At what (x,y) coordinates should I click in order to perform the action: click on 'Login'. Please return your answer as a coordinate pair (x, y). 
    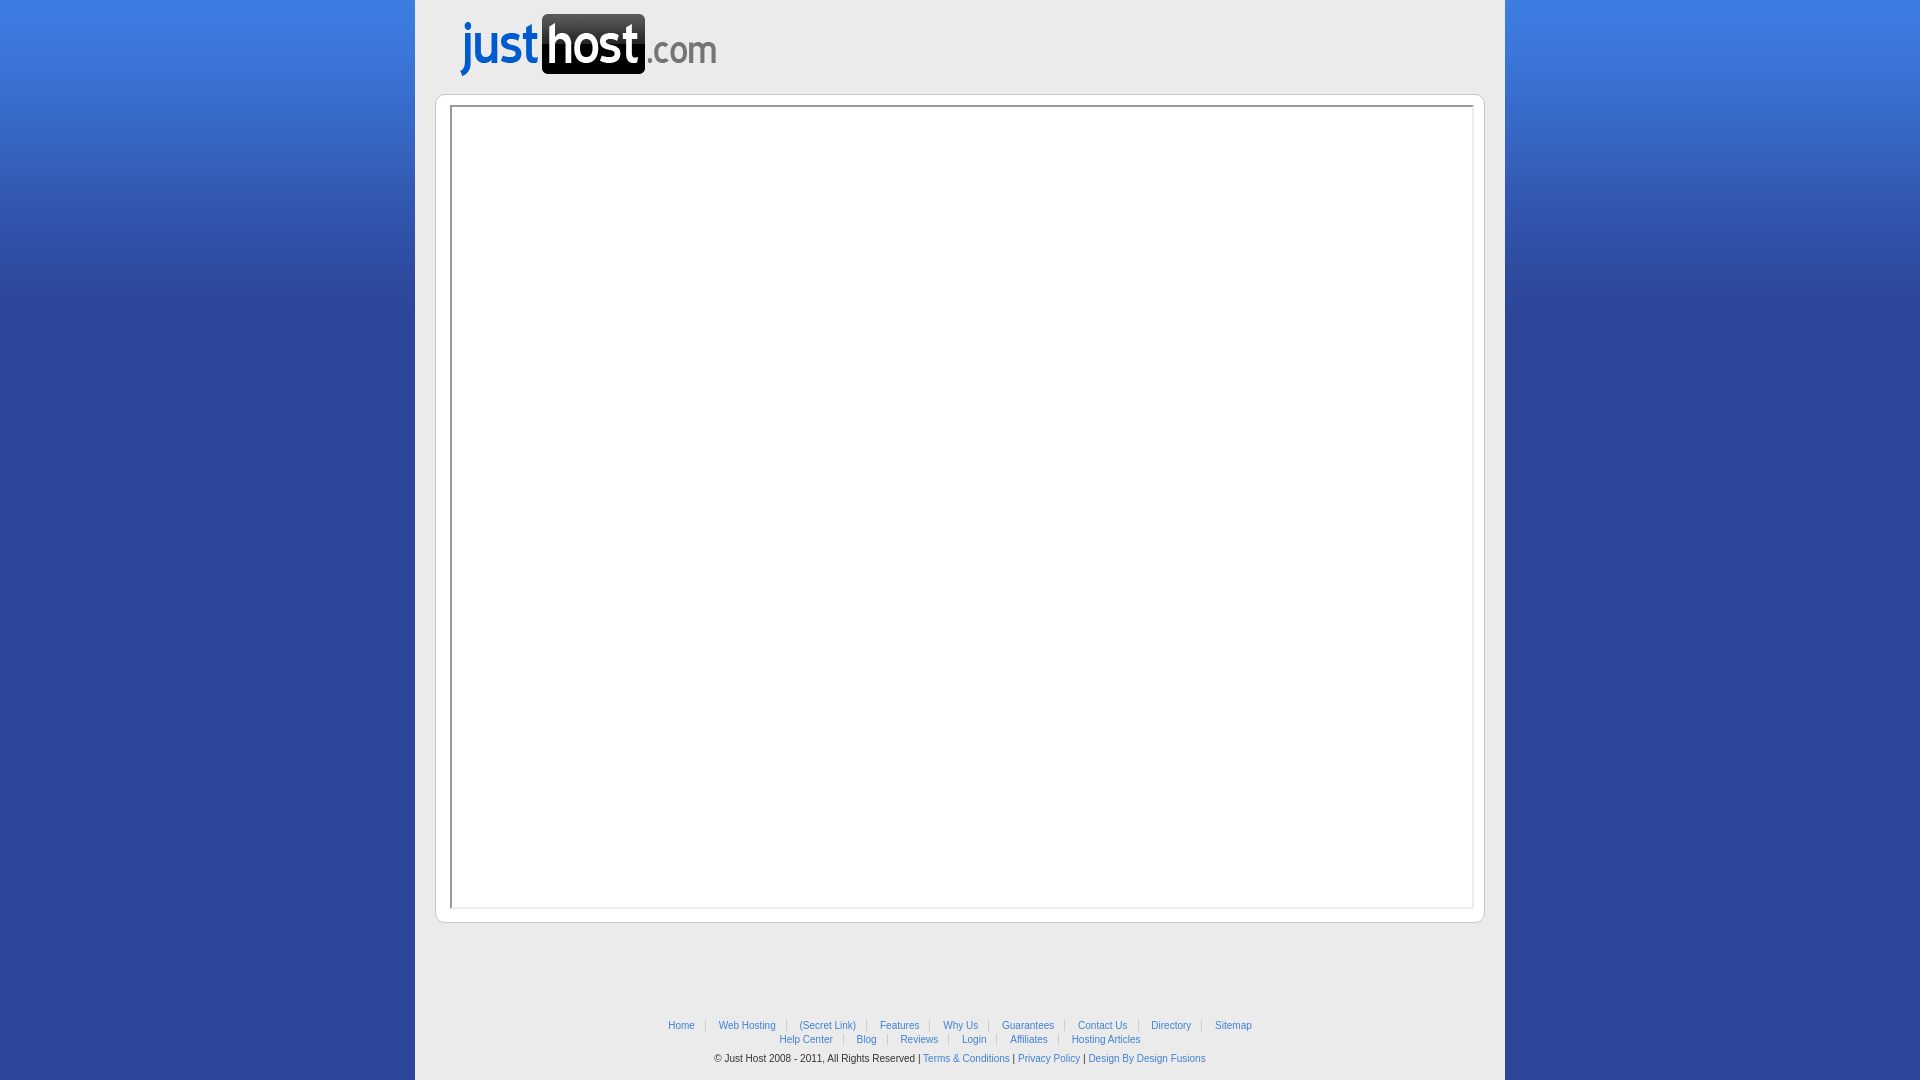
    Looking at the image, I should click on (974, 1038).